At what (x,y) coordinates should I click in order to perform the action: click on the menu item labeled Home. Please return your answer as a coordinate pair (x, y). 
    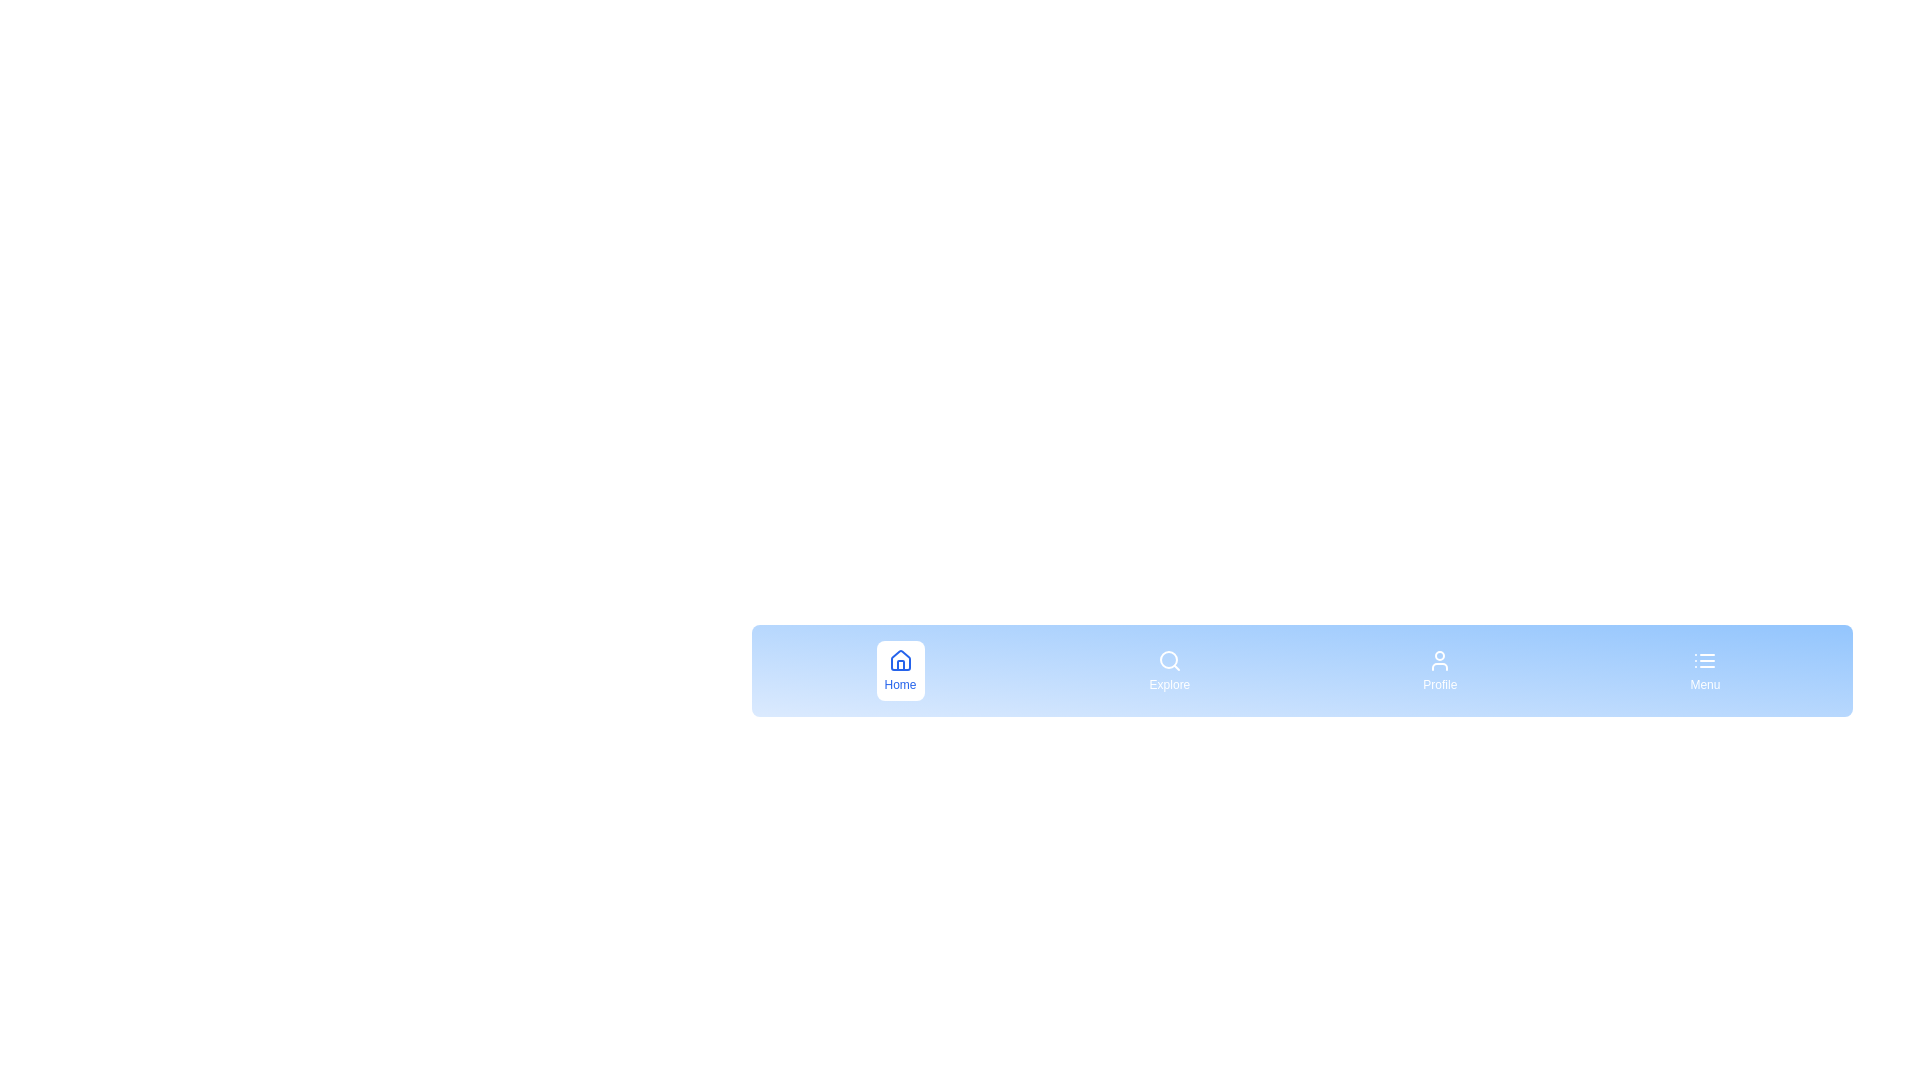
    Looking at the image, I should click on (899, 671).